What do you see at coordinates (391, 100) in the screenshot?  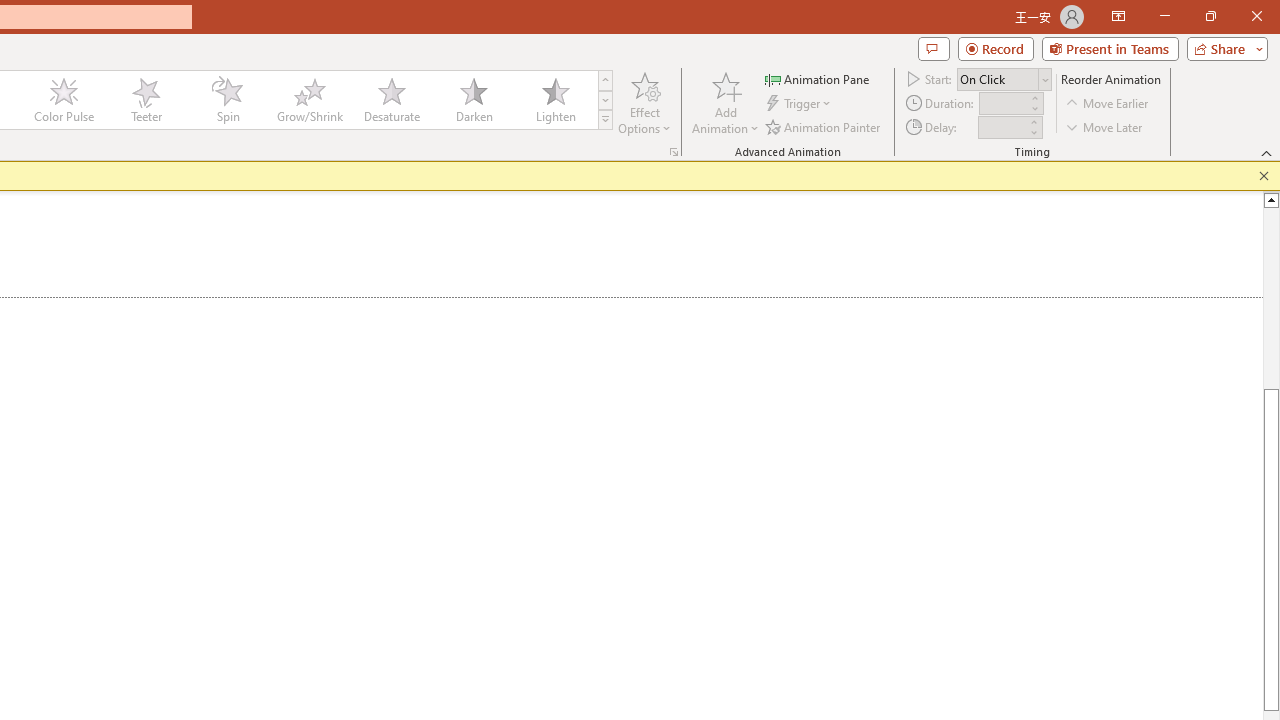 I see `'Desaturate'` at bounding box center [391, 100].